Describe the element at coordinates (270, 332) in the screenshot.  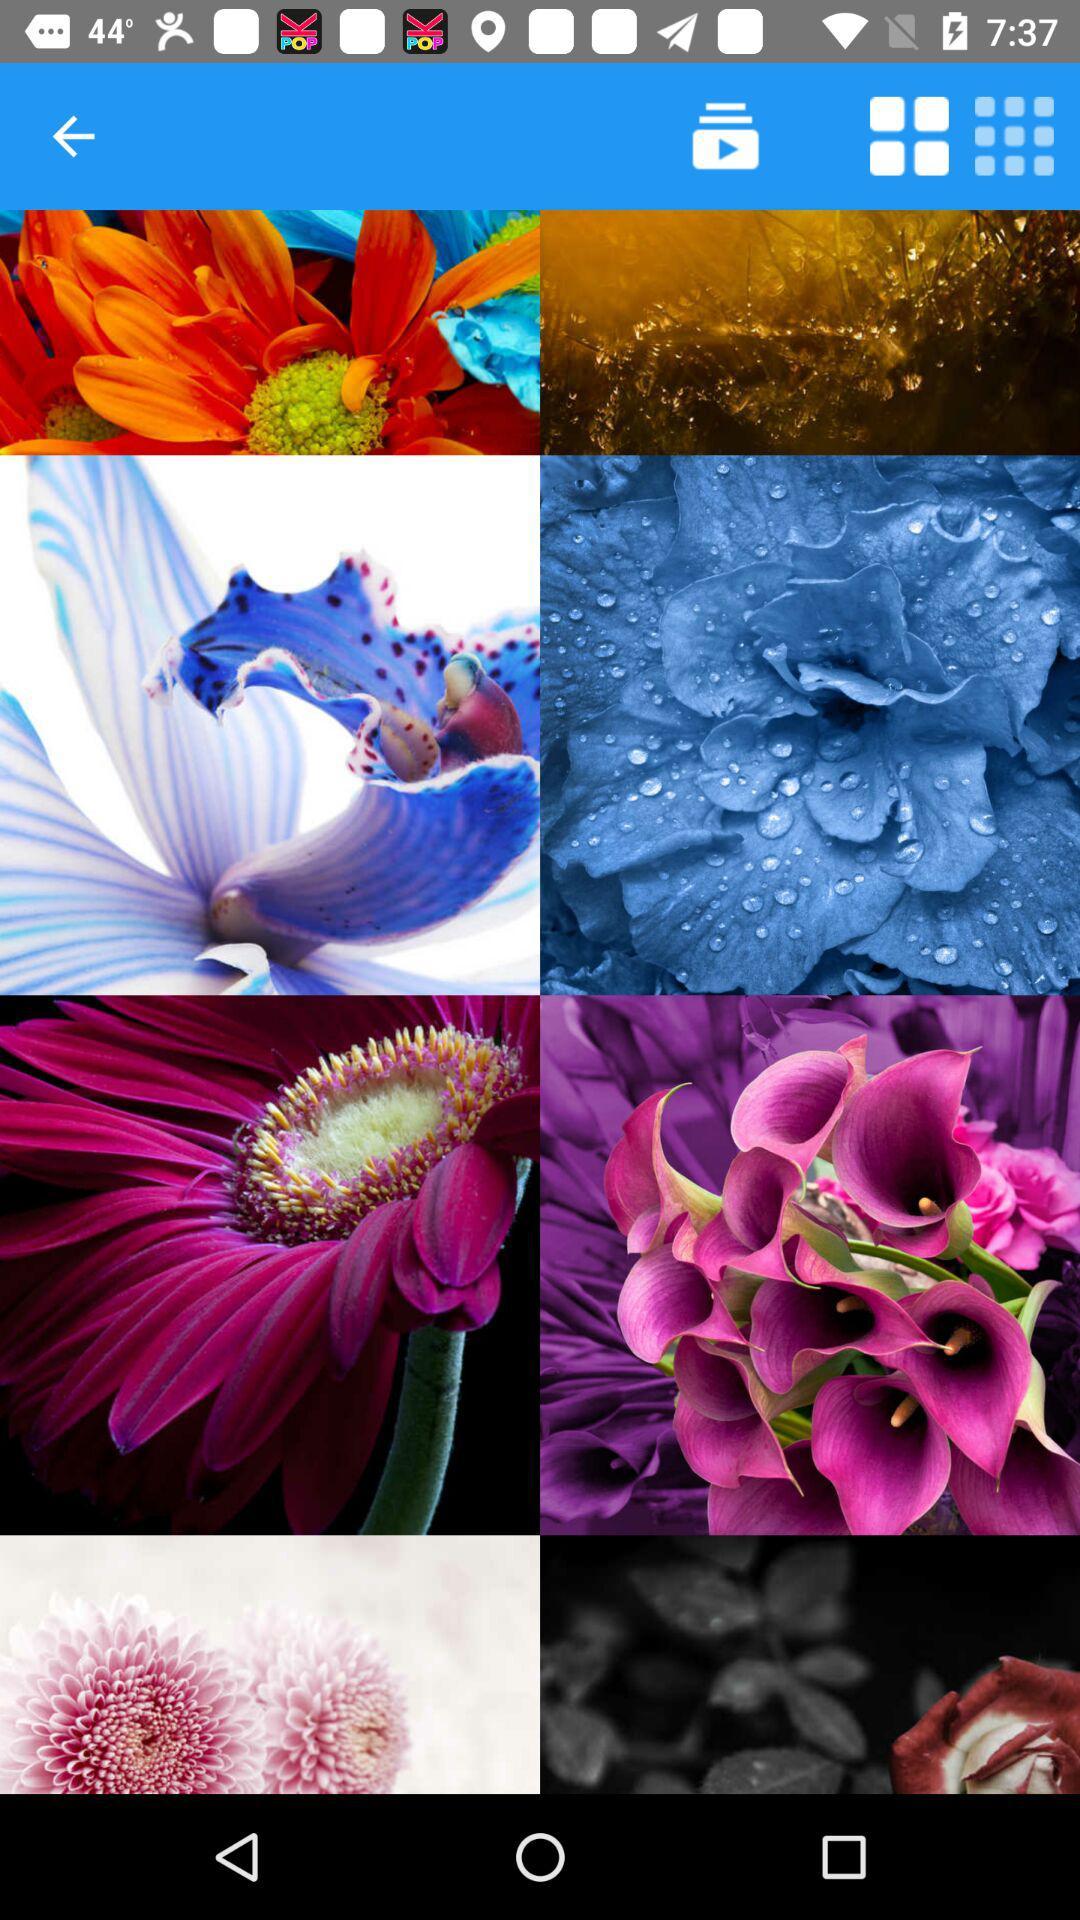
I see `show image` at that location.